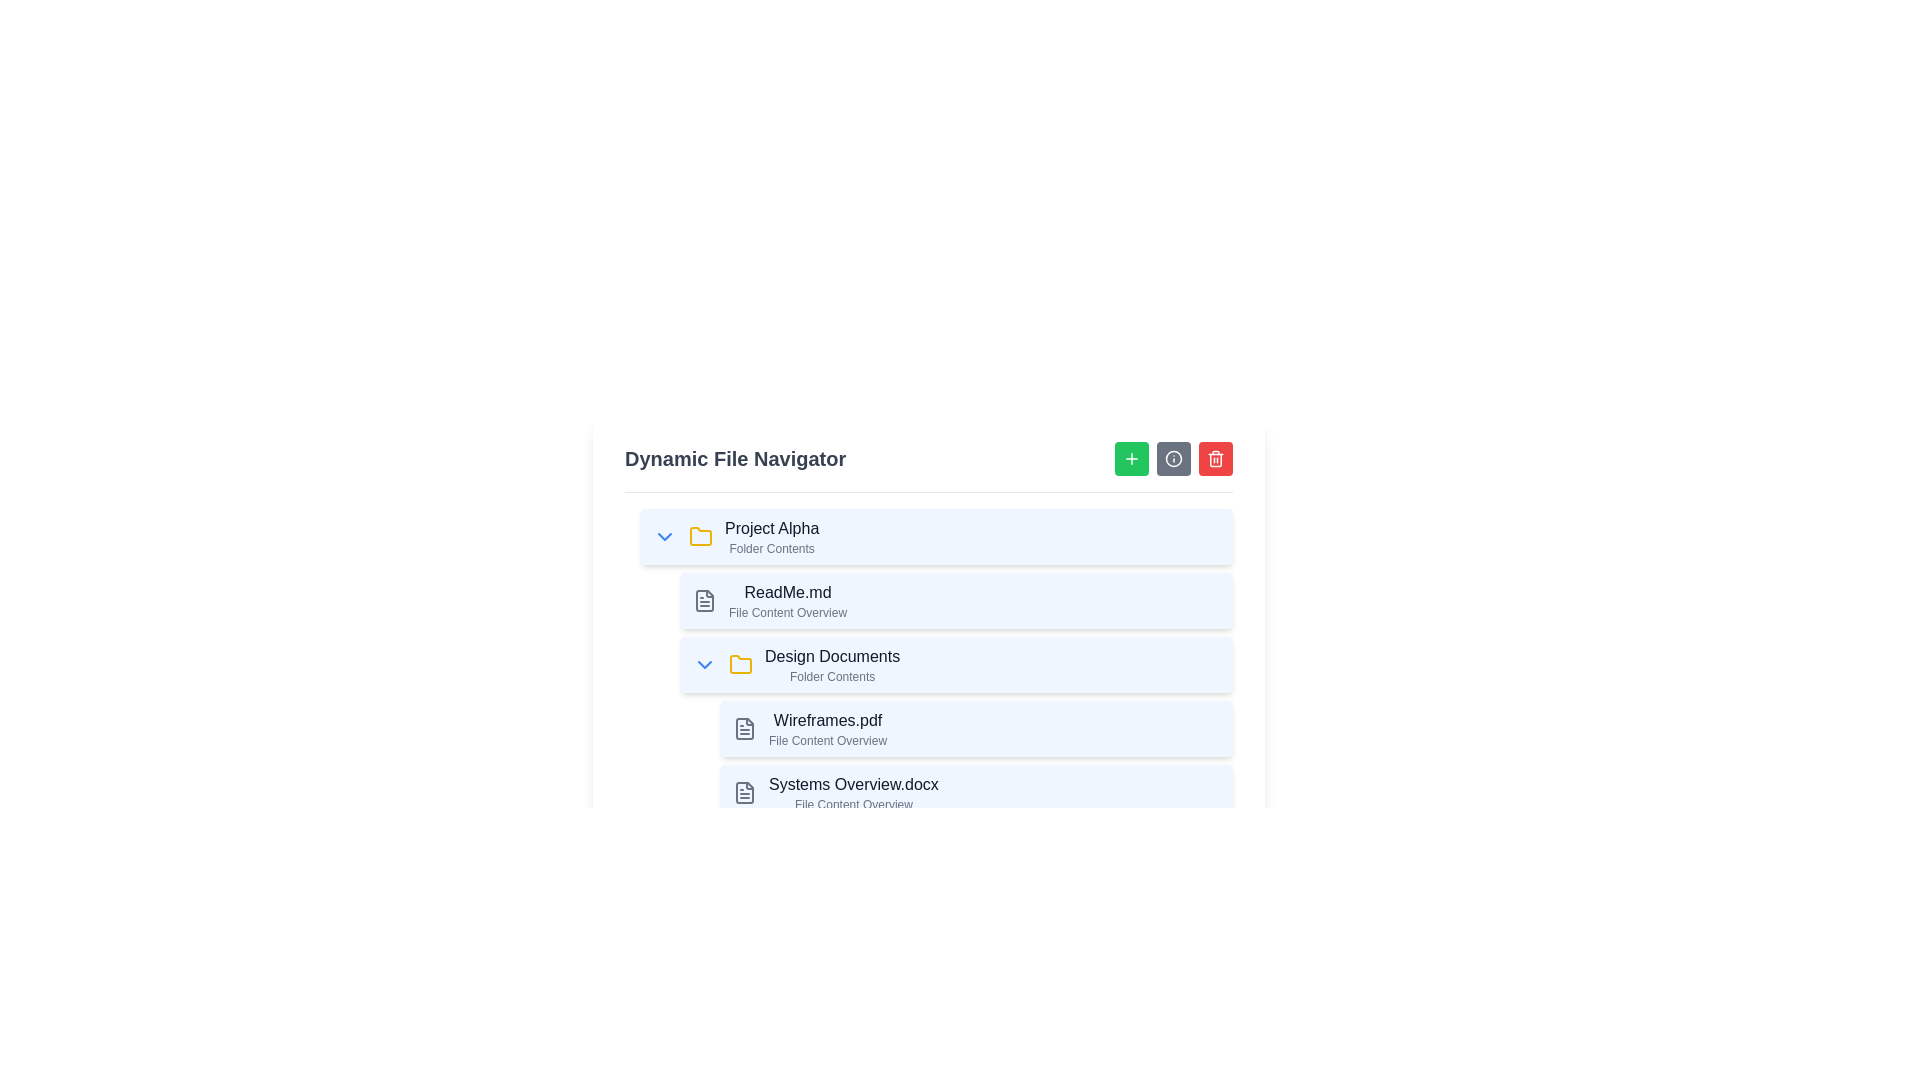  I want to click on the button in the top-right corner of the navigation panel, so click(1132, 459).